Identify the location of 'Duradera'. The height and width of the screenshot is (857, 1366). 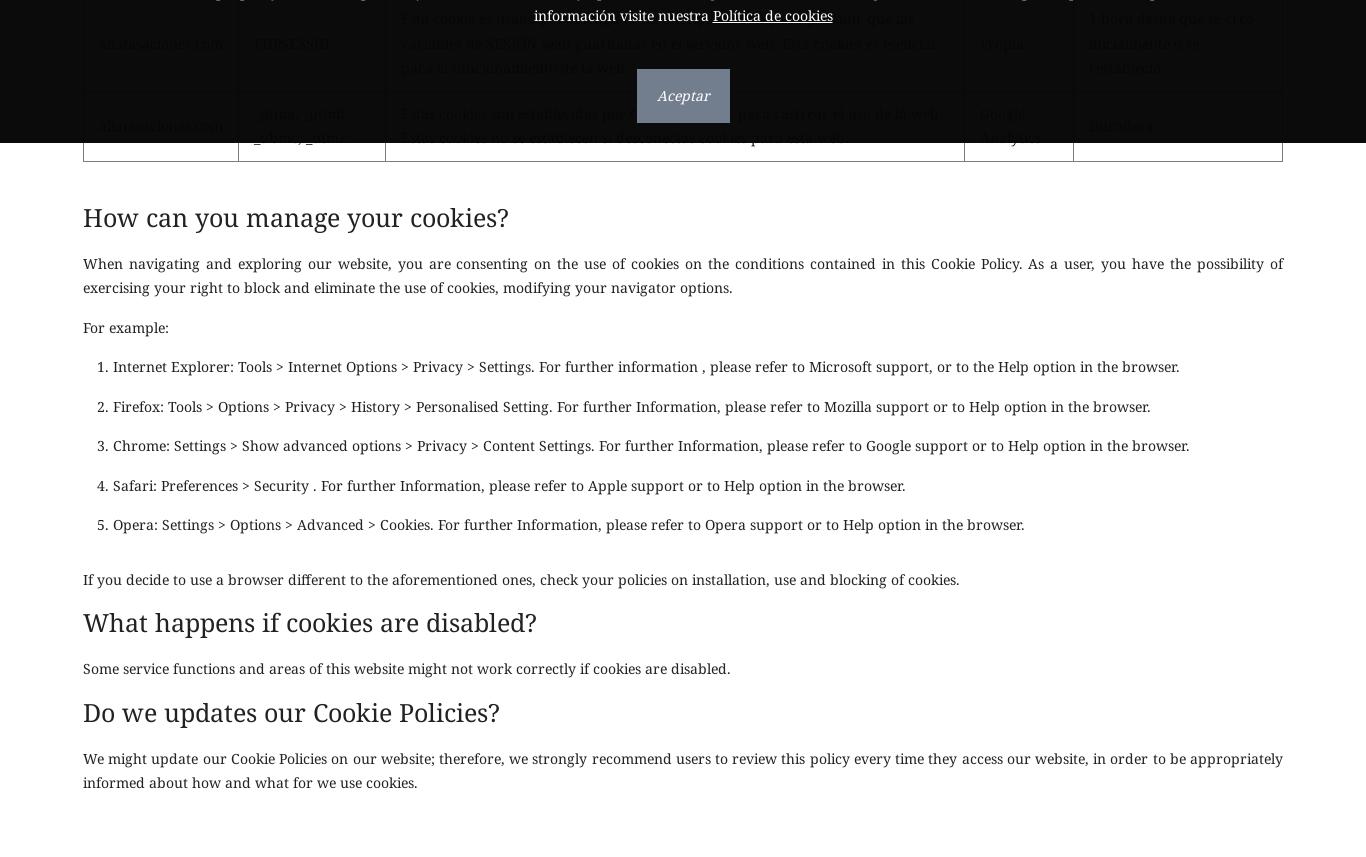
(1119, 123).